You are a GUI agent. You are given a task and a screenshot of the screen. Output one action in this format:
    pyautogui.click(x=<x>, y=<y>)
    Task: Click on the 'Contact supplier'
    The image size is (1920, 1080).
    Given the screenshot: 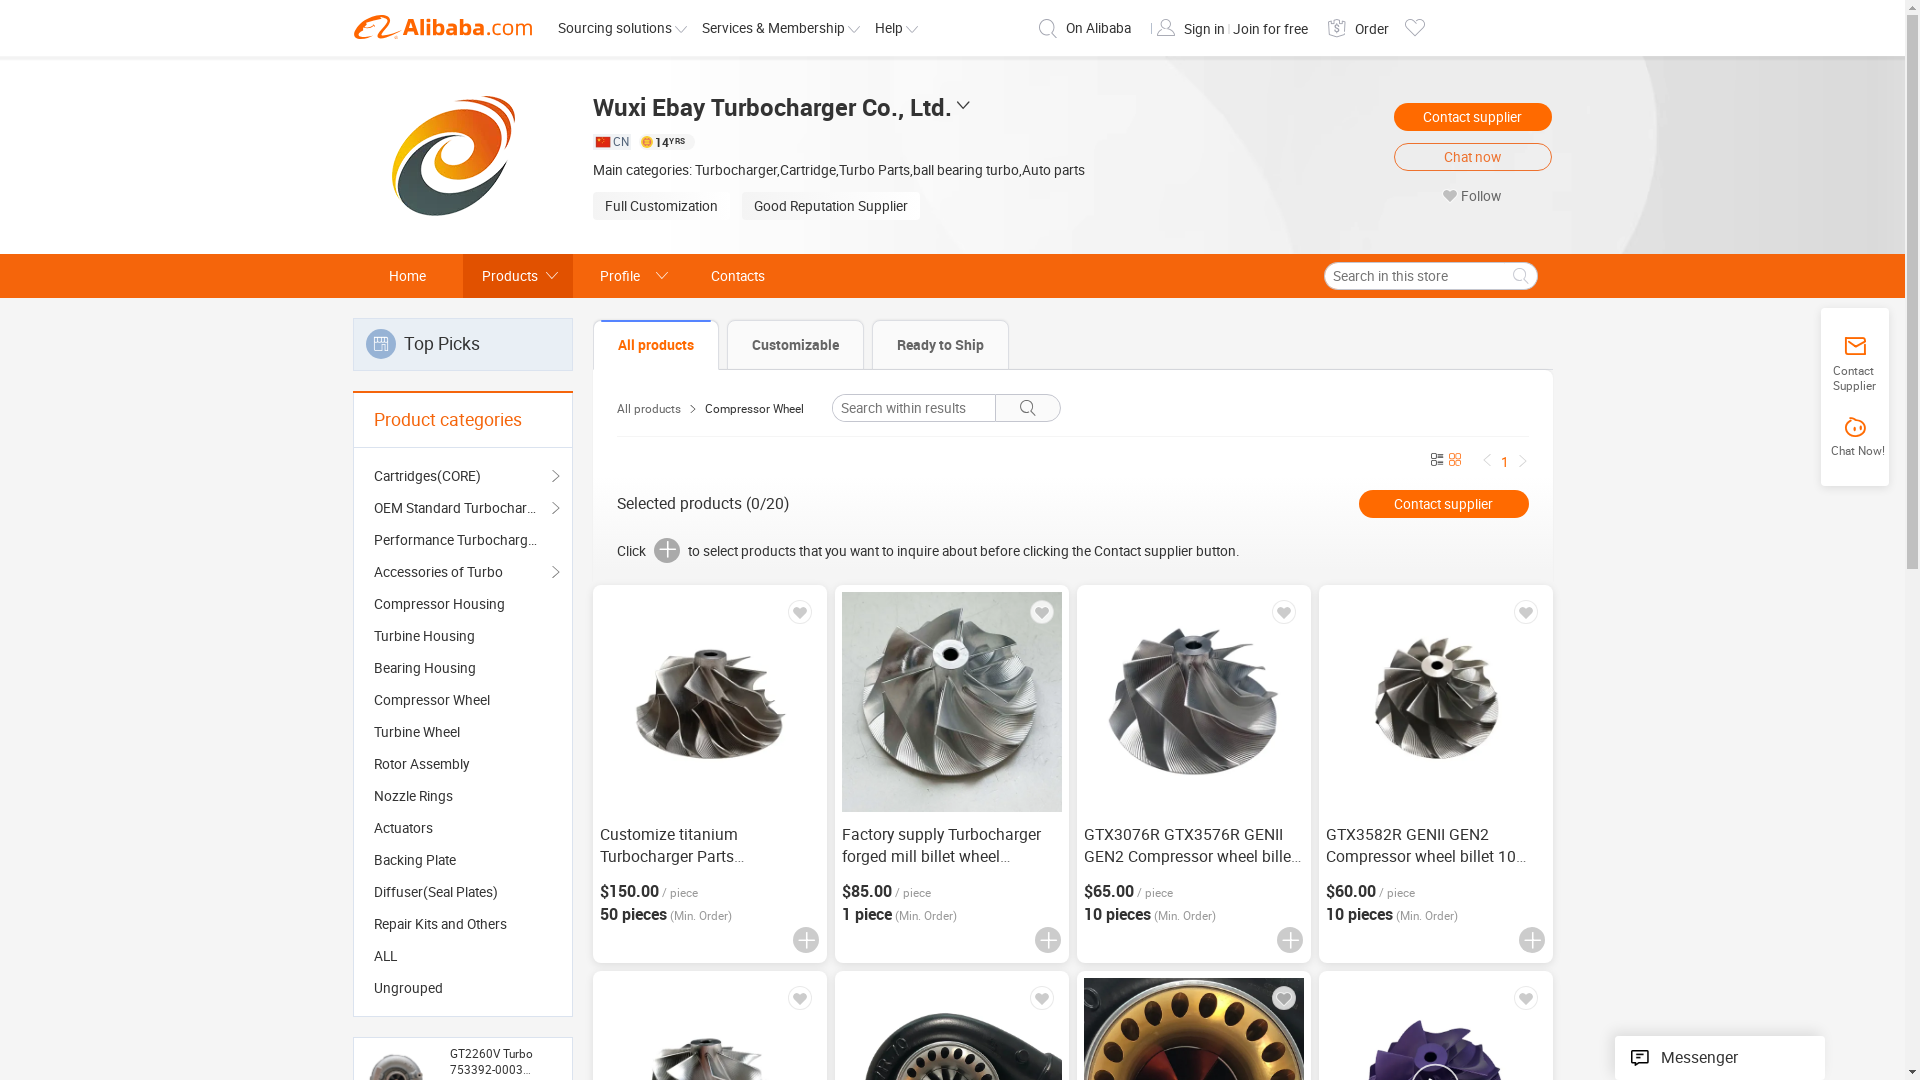 What is the action you would take?
    pyautogui.click(x=1473, y=116)
    